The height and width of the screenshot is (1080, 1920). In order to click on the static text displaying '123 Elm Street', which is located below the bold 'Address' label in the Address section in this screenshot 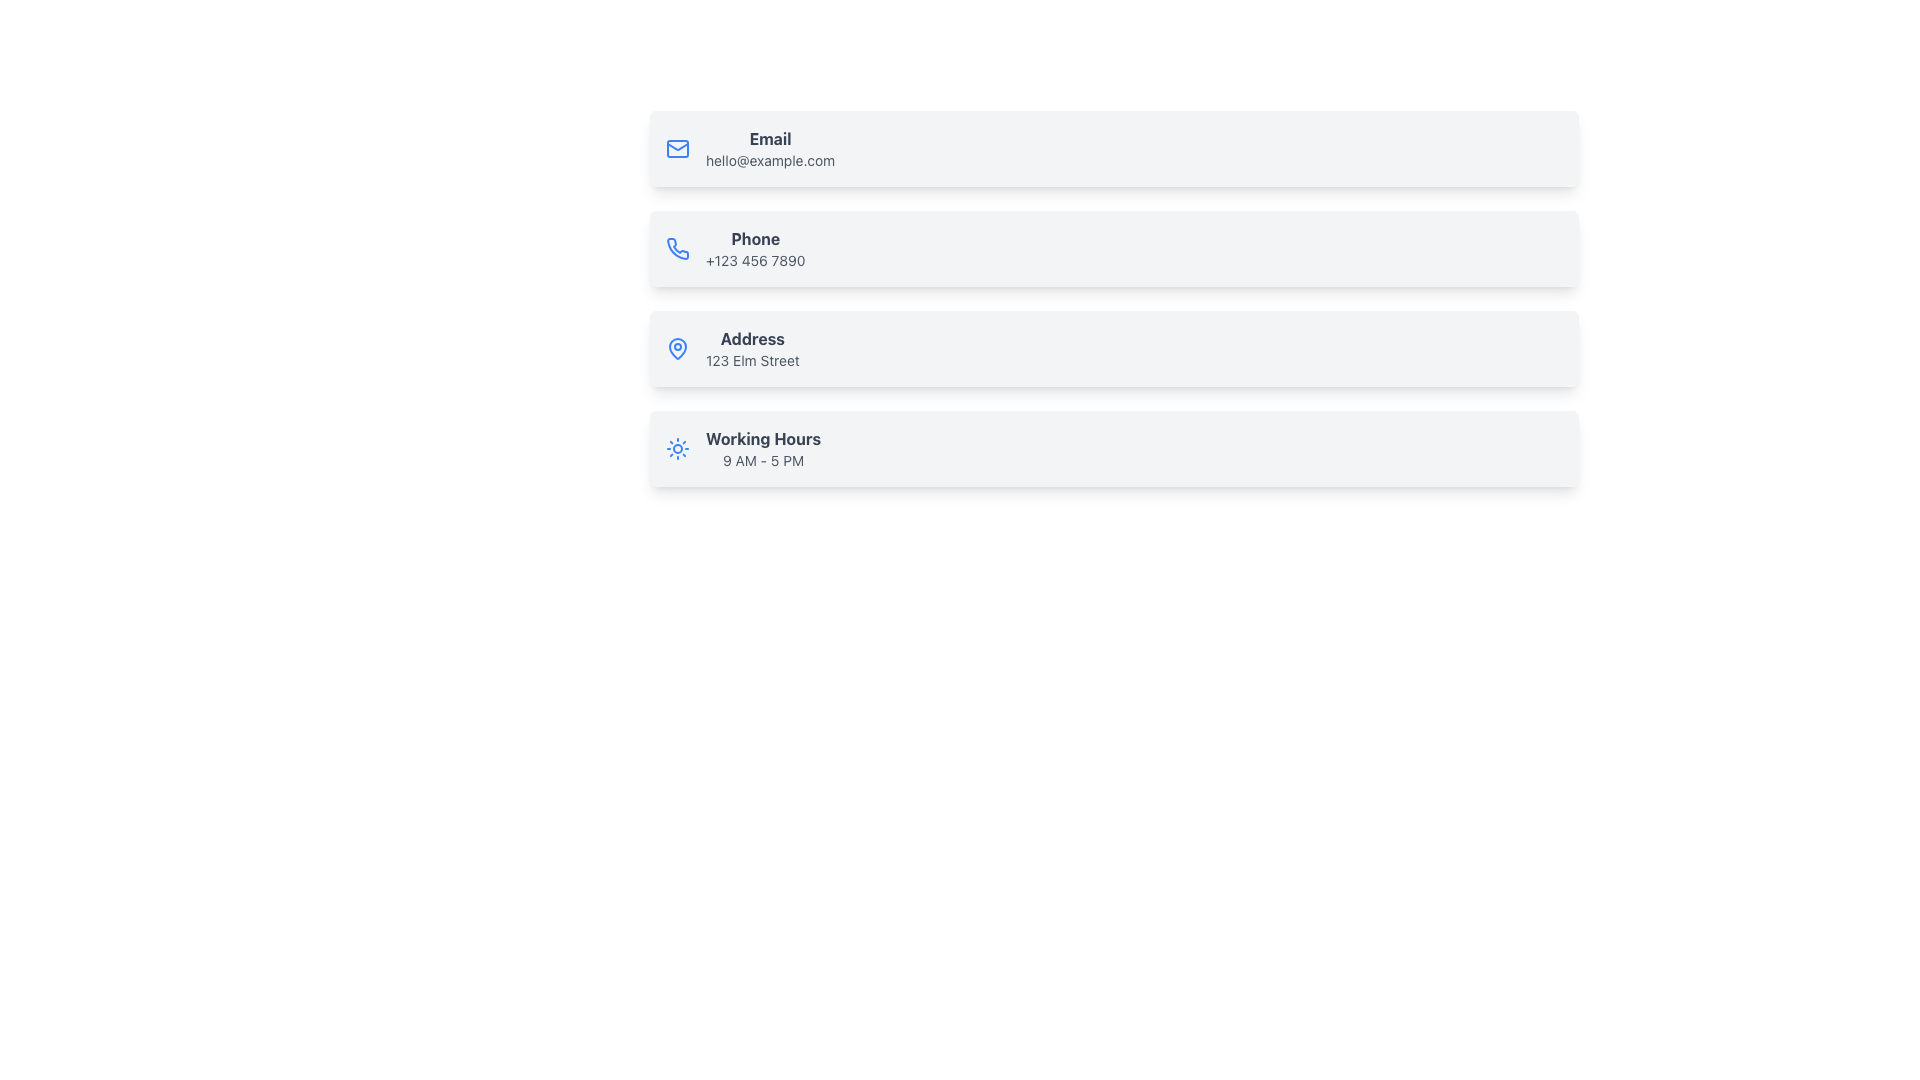, I will do `click(751, 361)`.